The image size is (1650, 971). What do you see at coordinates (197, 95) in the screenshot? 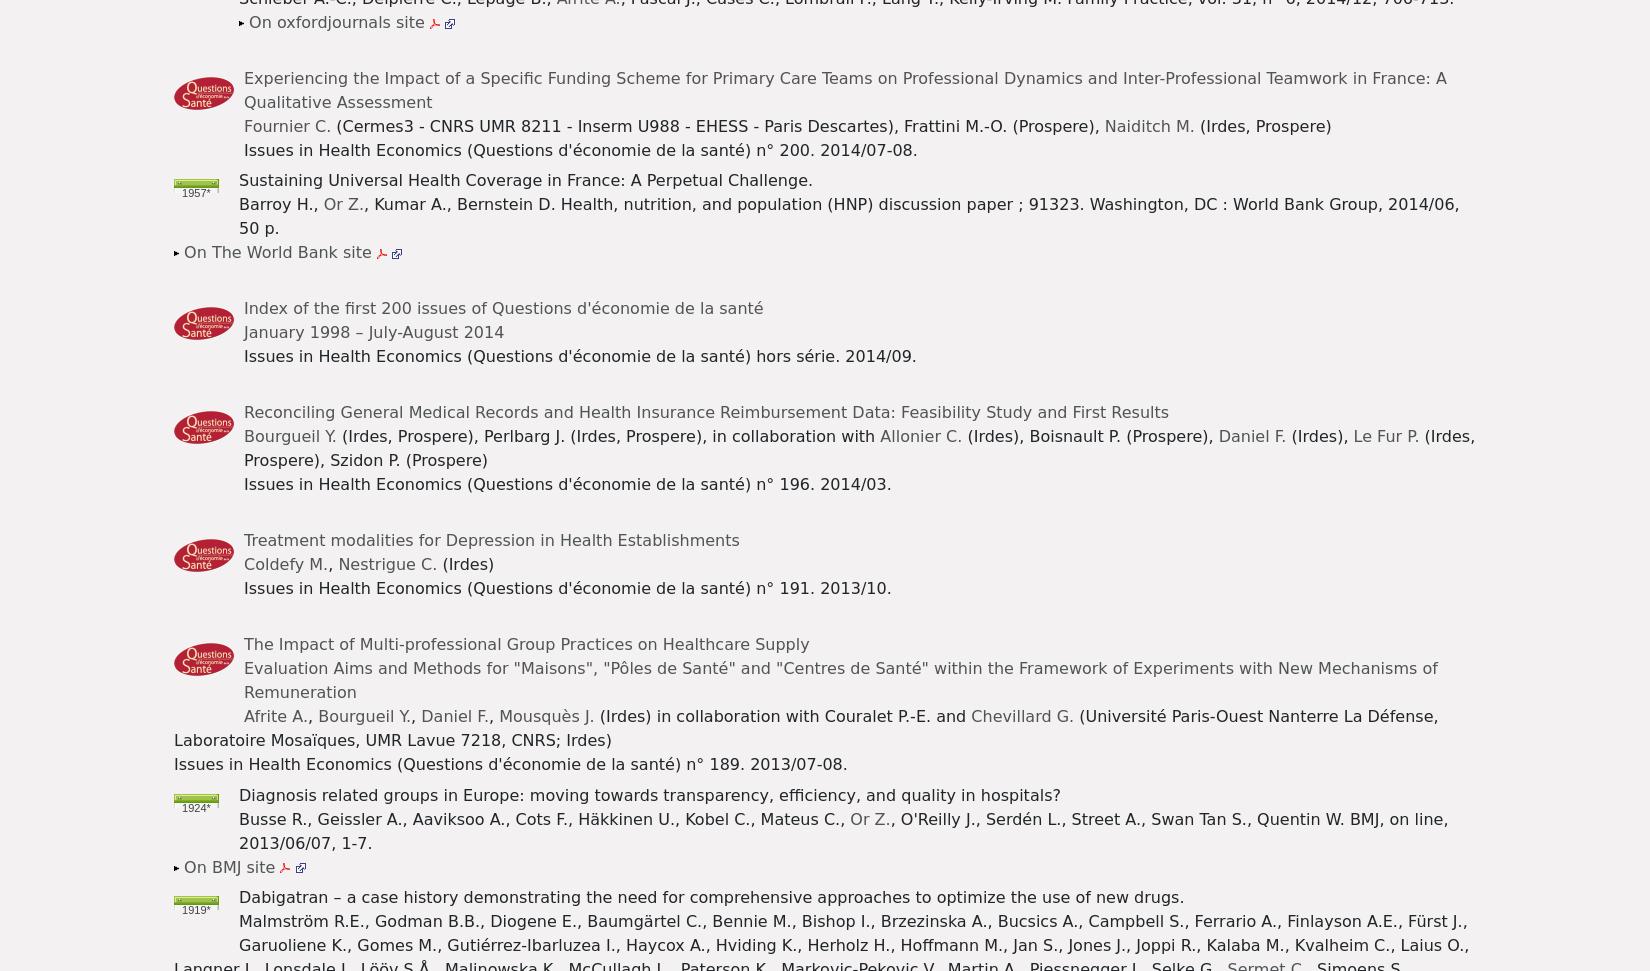
I see `'Access'` at bounding box center [197, 95].